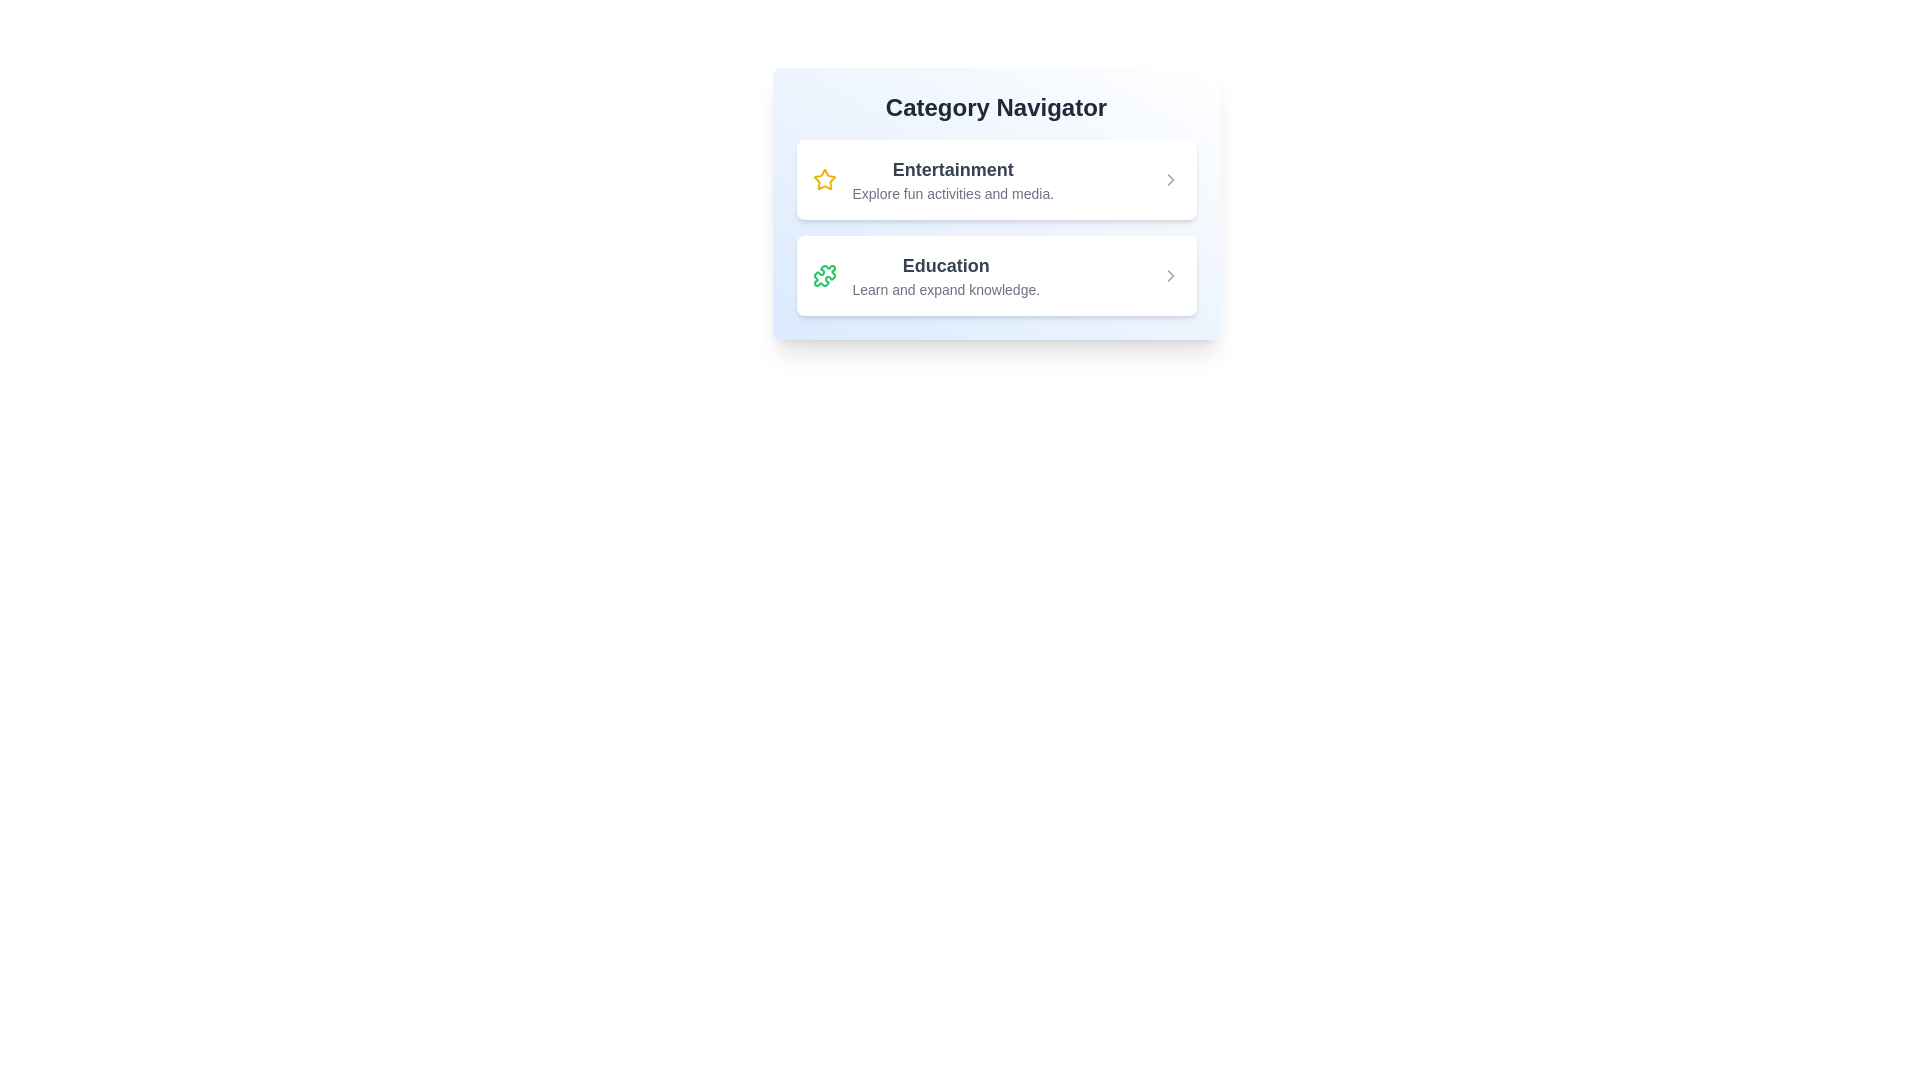 This screenshot has width=1920, height=1080. I want to click on the first item, so click(996, 180).